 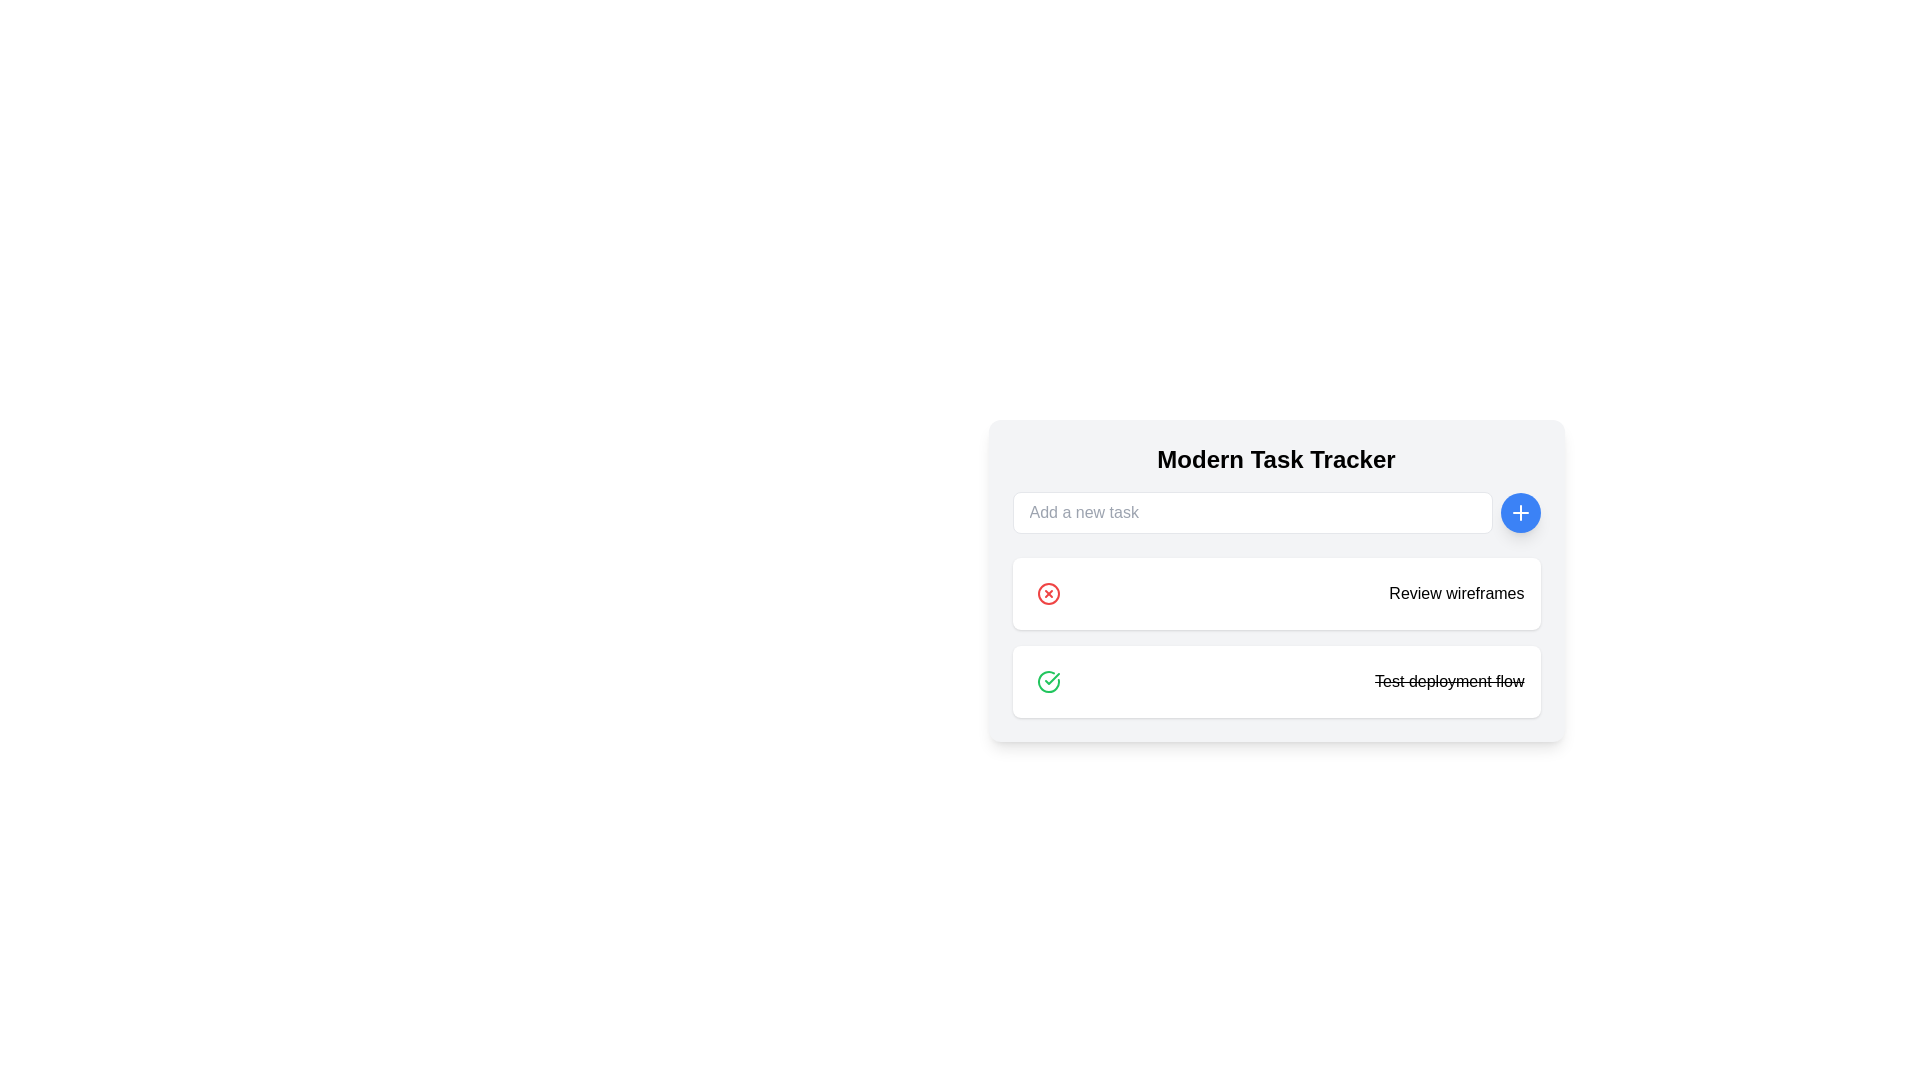 I want to click on the delete button located in the top-left corner of the 'Review wireframes' task entry under the 'Modern Task Tracker' header, so click(x=1047, y=593).